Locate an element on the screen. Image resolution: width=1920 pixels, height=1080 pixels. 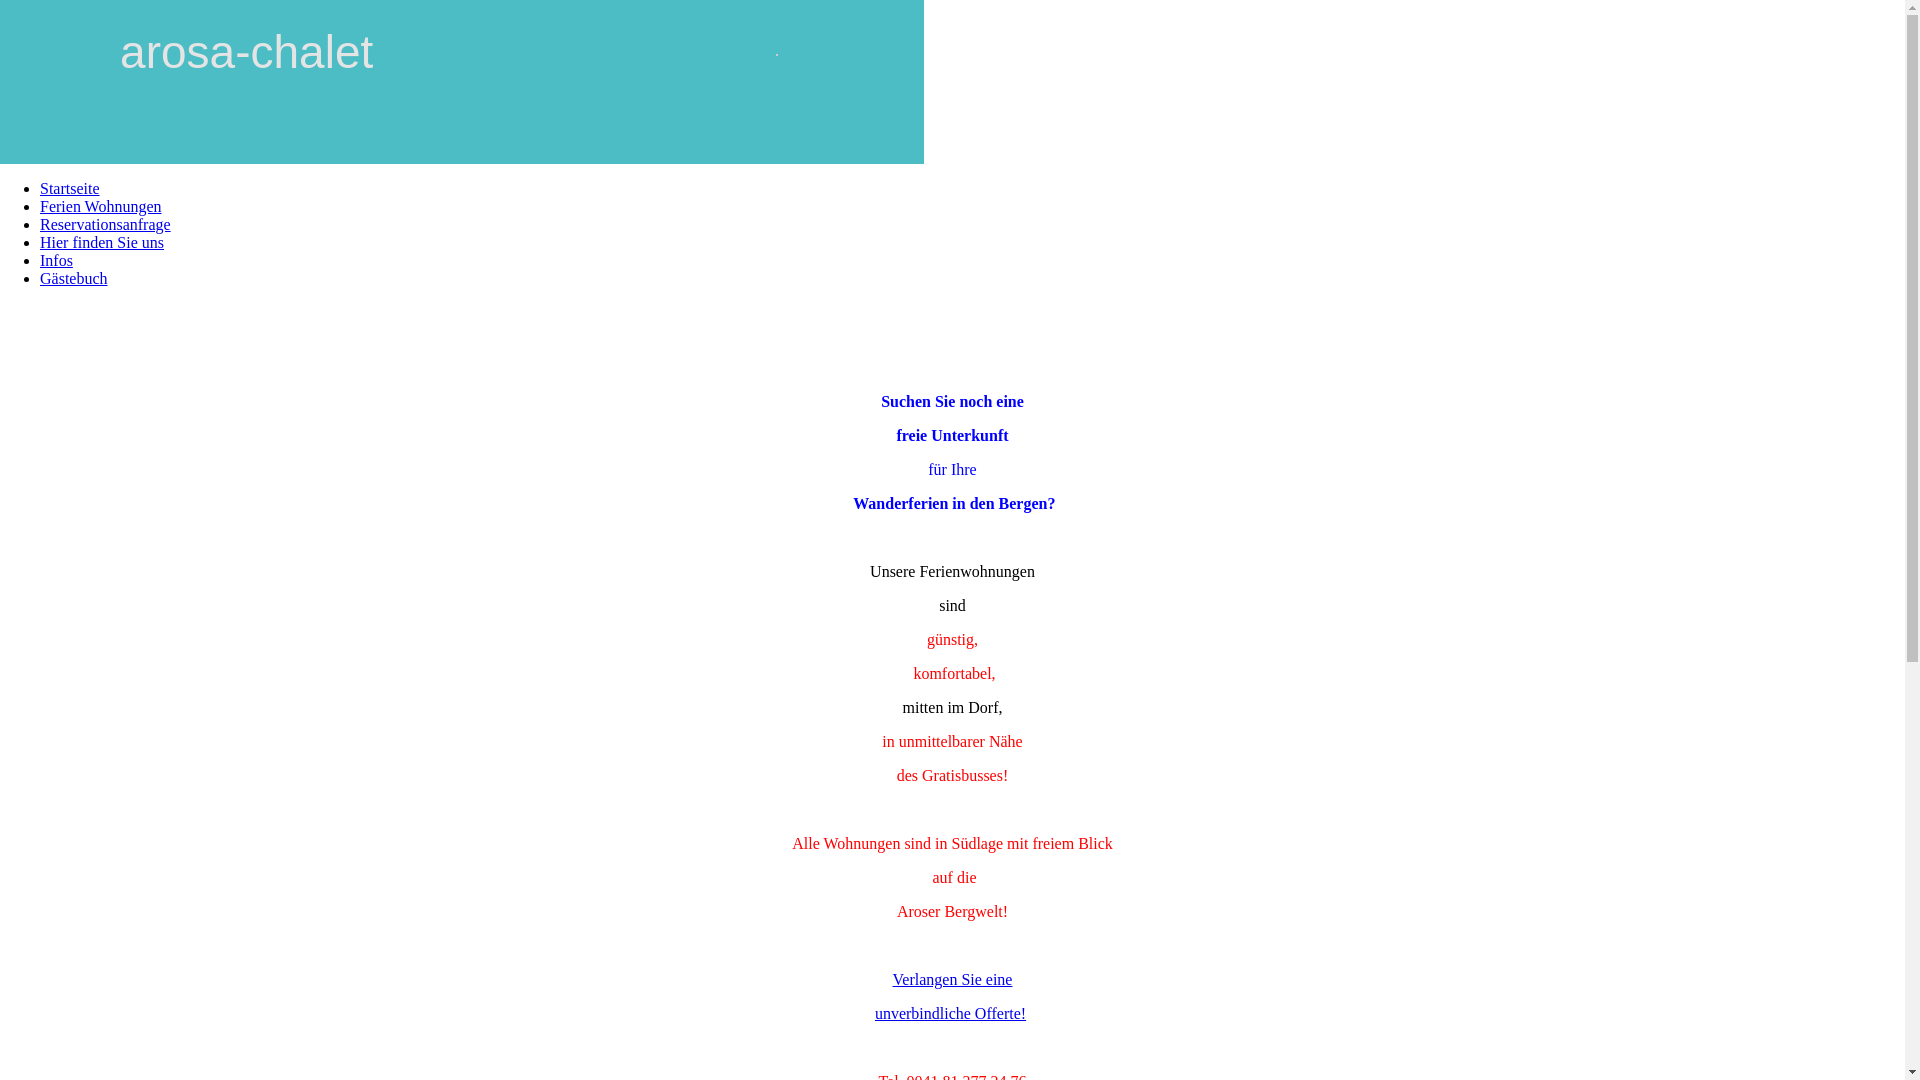
'Infos' is located at coordinates (56, 259).